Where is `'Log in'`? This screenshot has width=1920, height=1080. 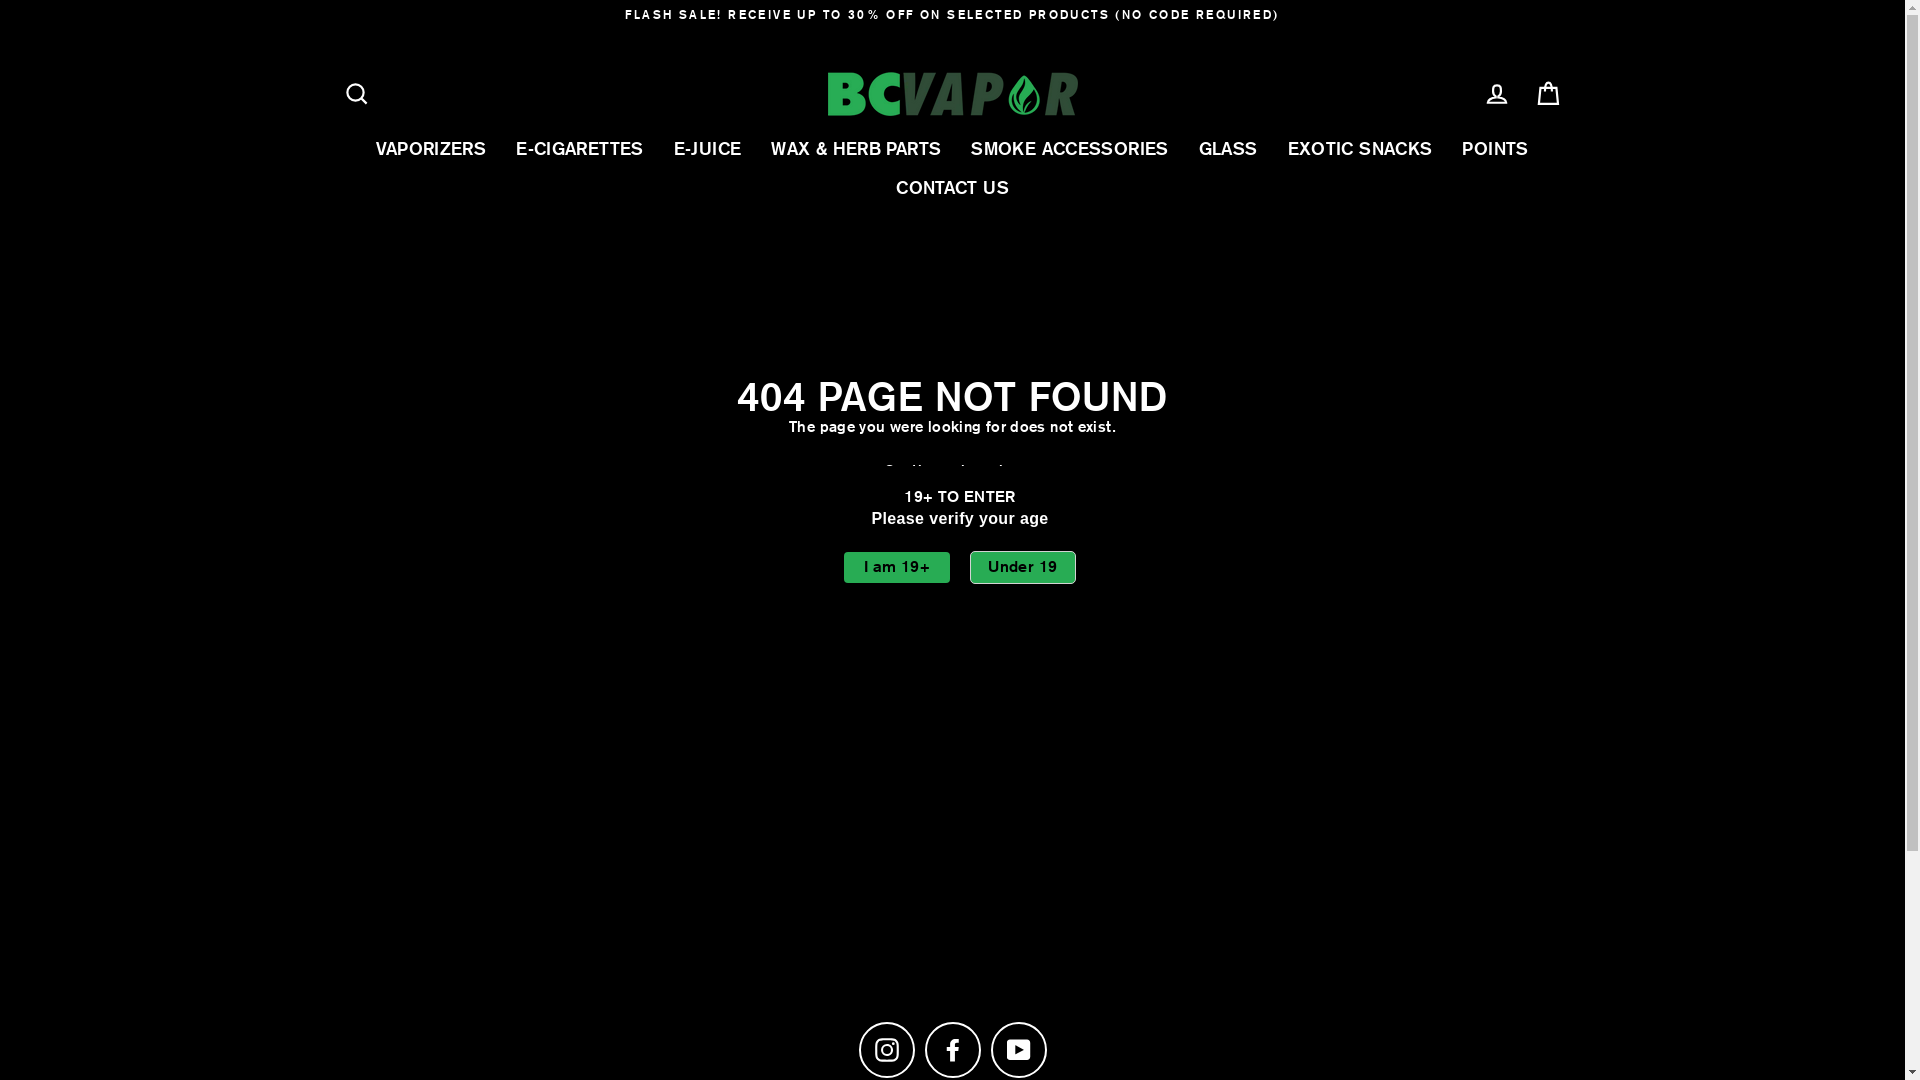
'Log in' is located at coordinates (1469, 93).